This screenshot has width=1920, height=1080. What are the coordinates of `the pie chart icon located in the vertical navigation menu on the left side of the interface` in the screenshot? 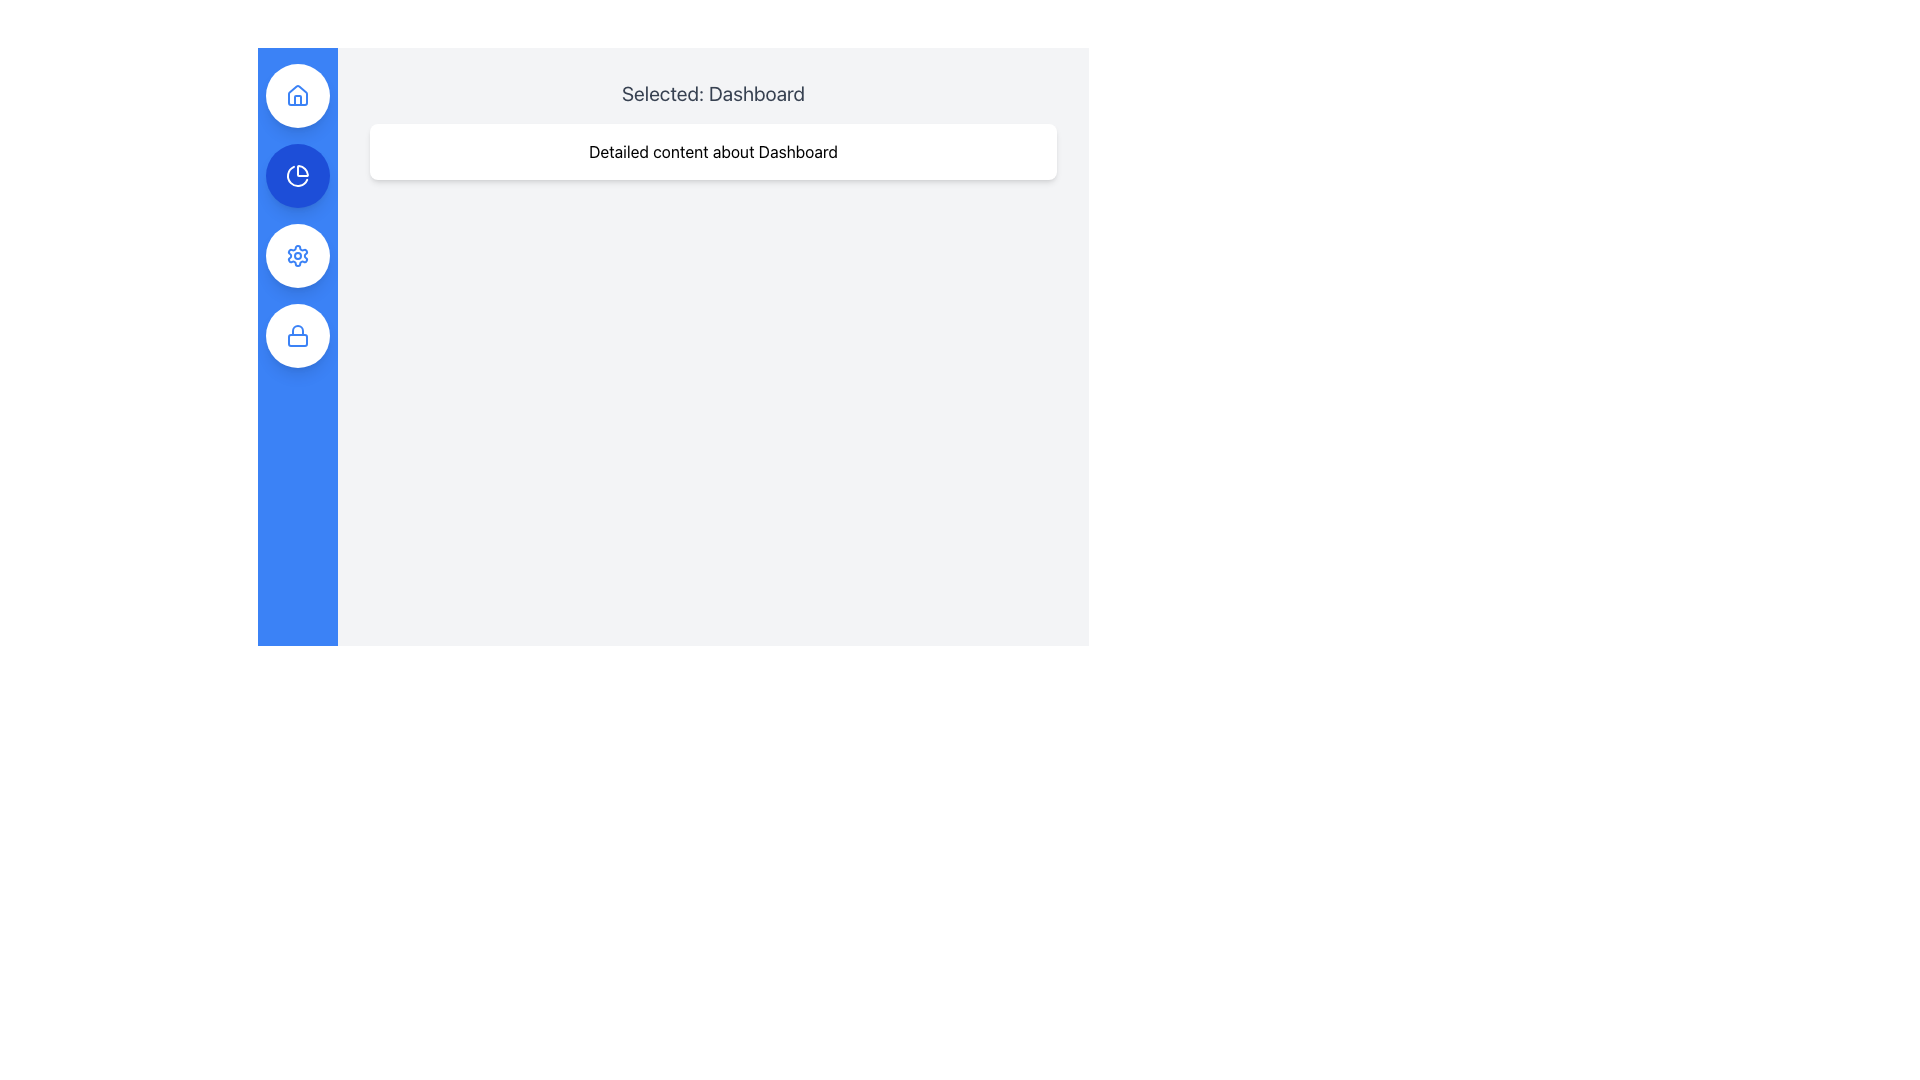 It's located at (296, 175).